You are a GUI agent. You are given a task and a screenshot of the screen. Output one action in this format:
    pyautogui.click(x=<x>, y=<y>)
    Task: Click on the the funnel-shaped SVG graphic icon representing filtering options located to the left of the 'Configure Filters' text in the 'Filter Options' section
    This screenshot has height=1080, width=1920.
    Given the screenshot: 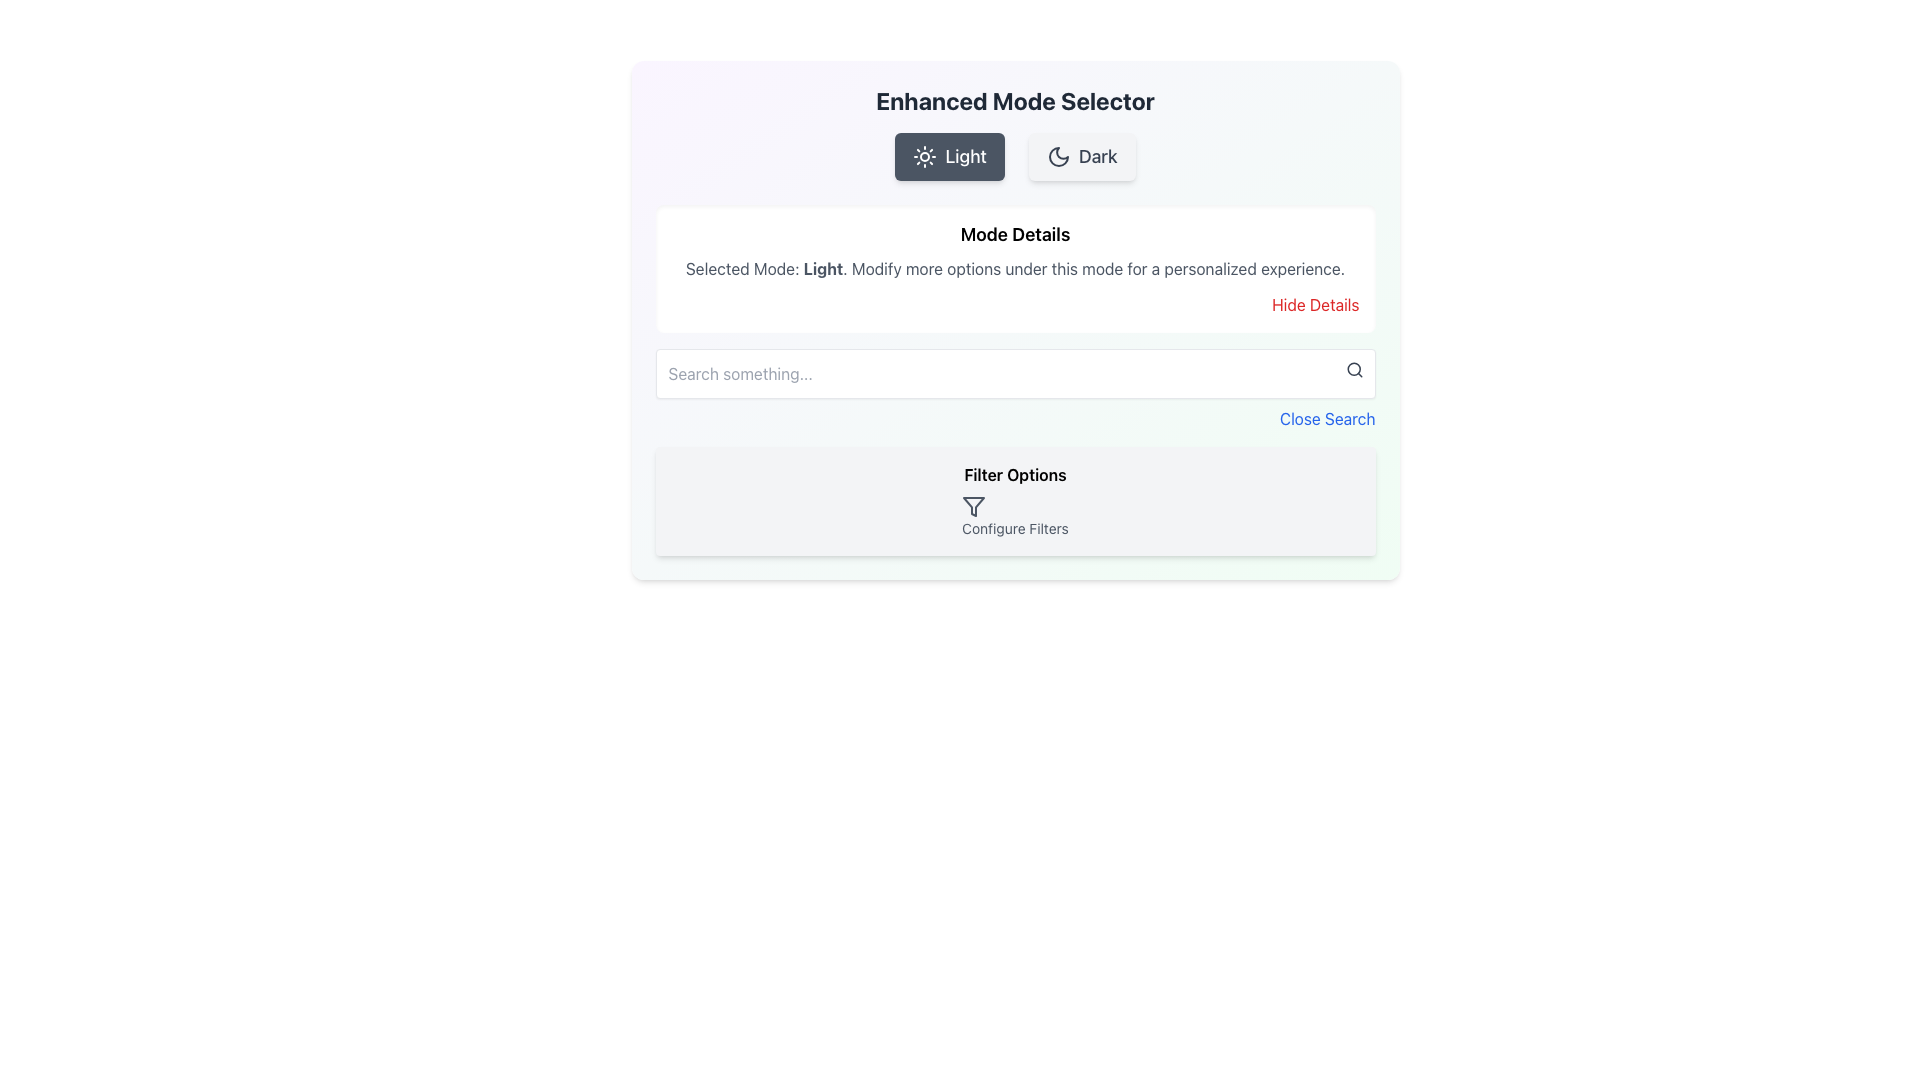 What is the action you would take?
    pyautogui.click(x=974, y=505)
    